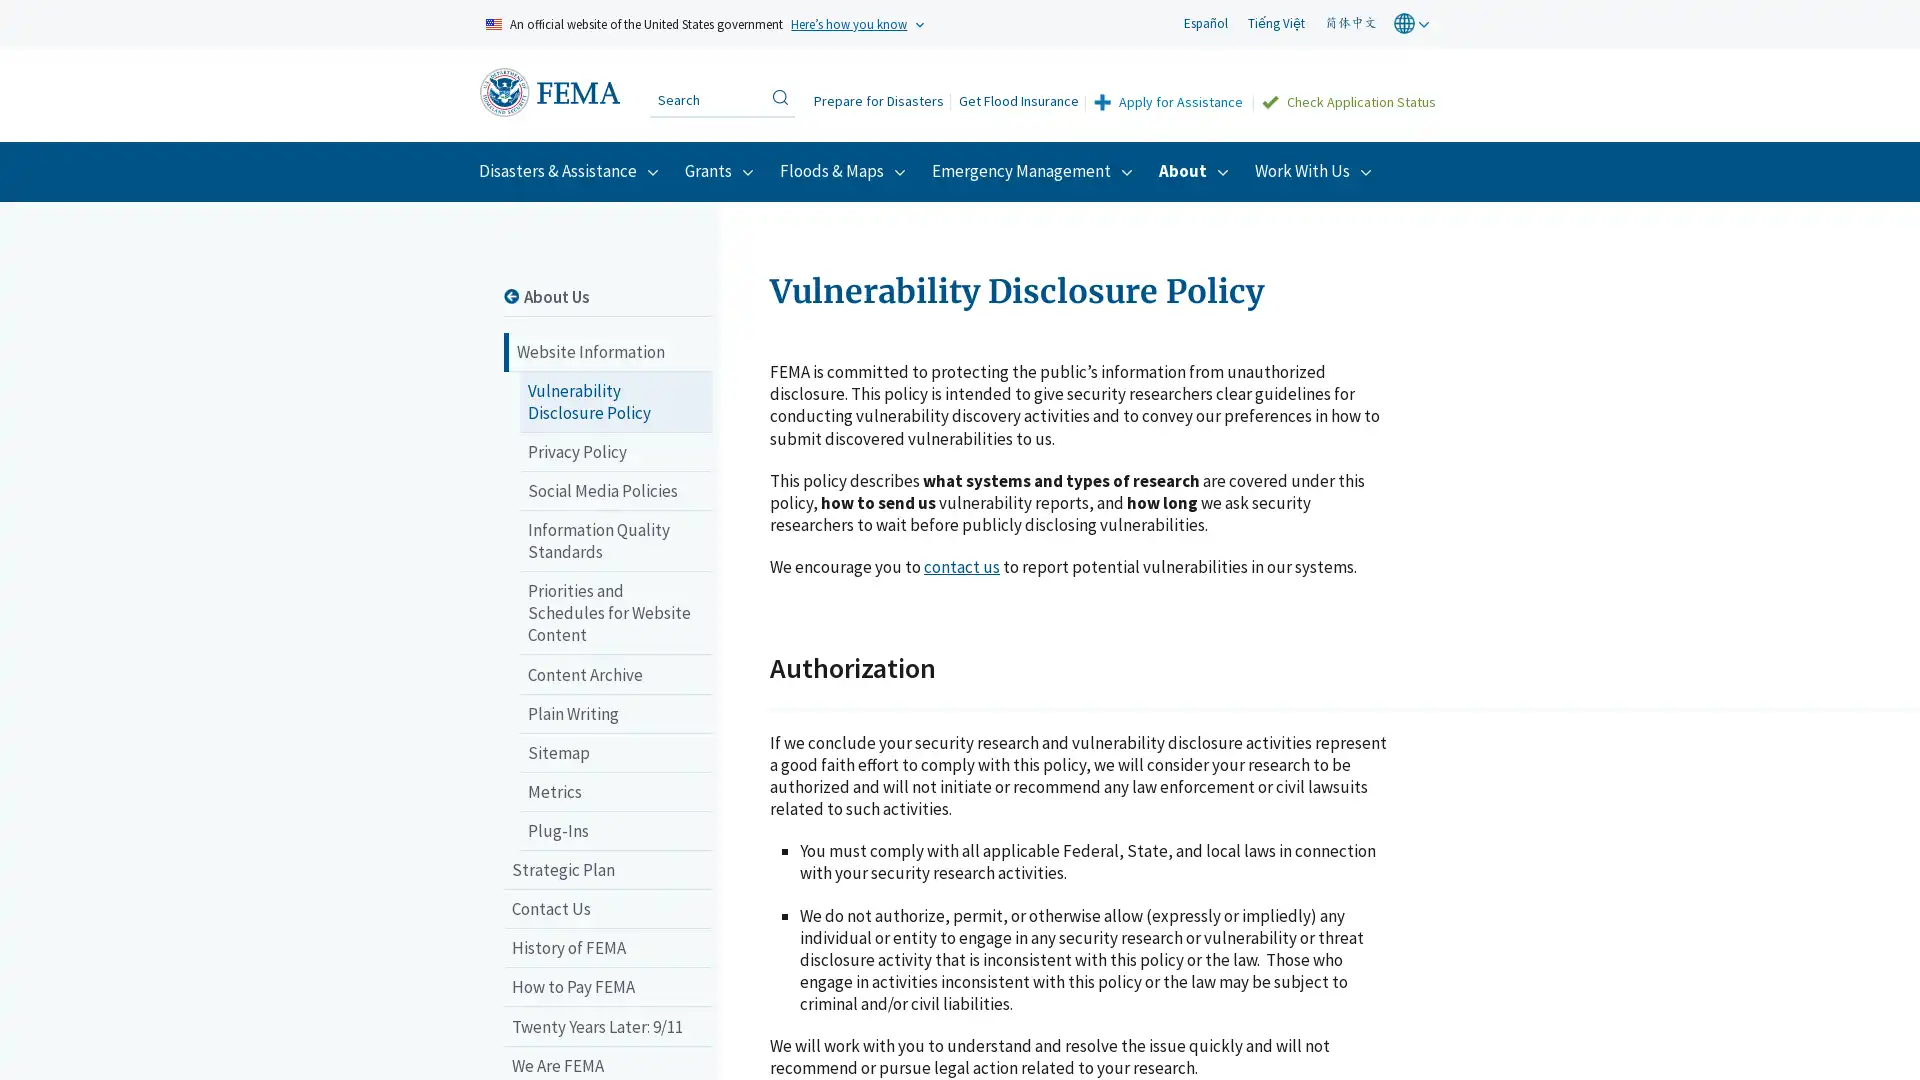 This screenshot has height=1080, width=1920. I want to click on Search, so click(778, 96).